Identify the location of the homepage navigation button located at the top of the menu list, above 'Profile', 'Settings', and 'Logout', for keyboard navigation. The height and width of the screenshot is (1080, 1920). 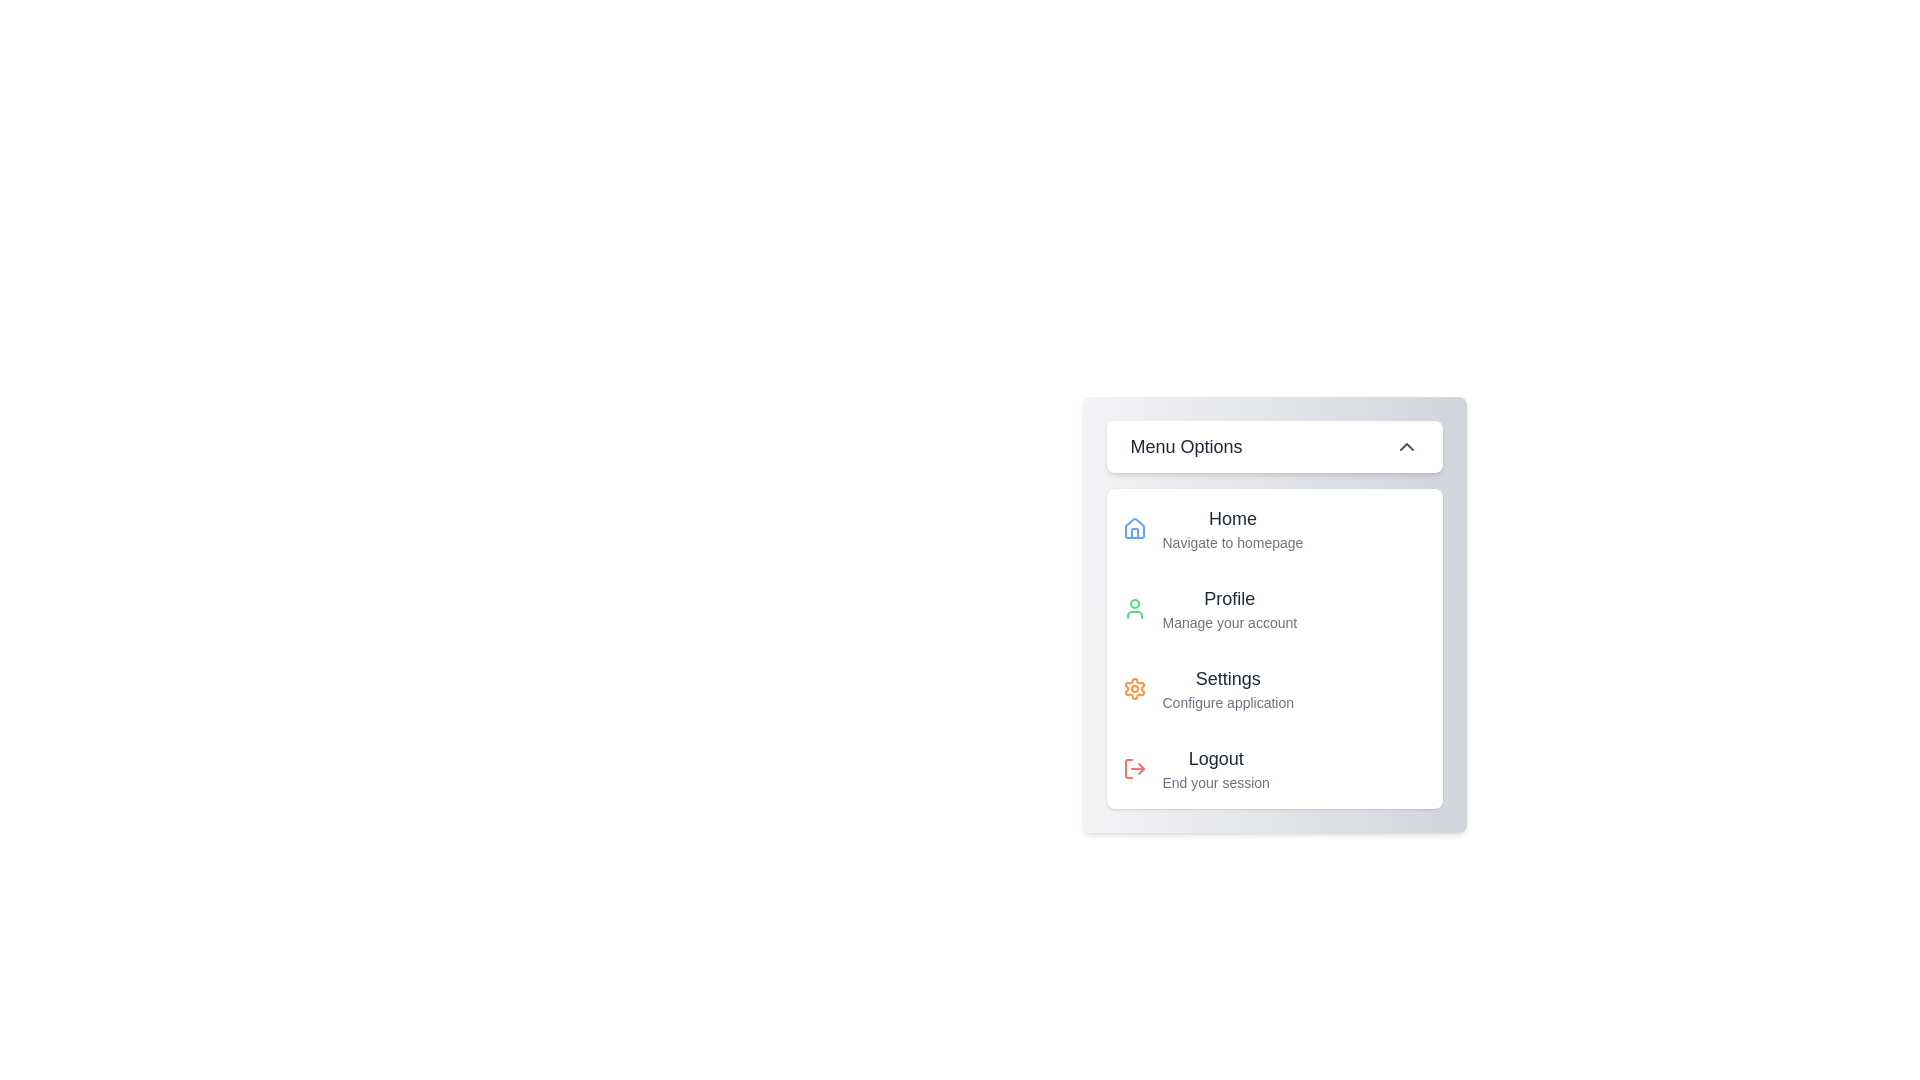
(1273, 527).